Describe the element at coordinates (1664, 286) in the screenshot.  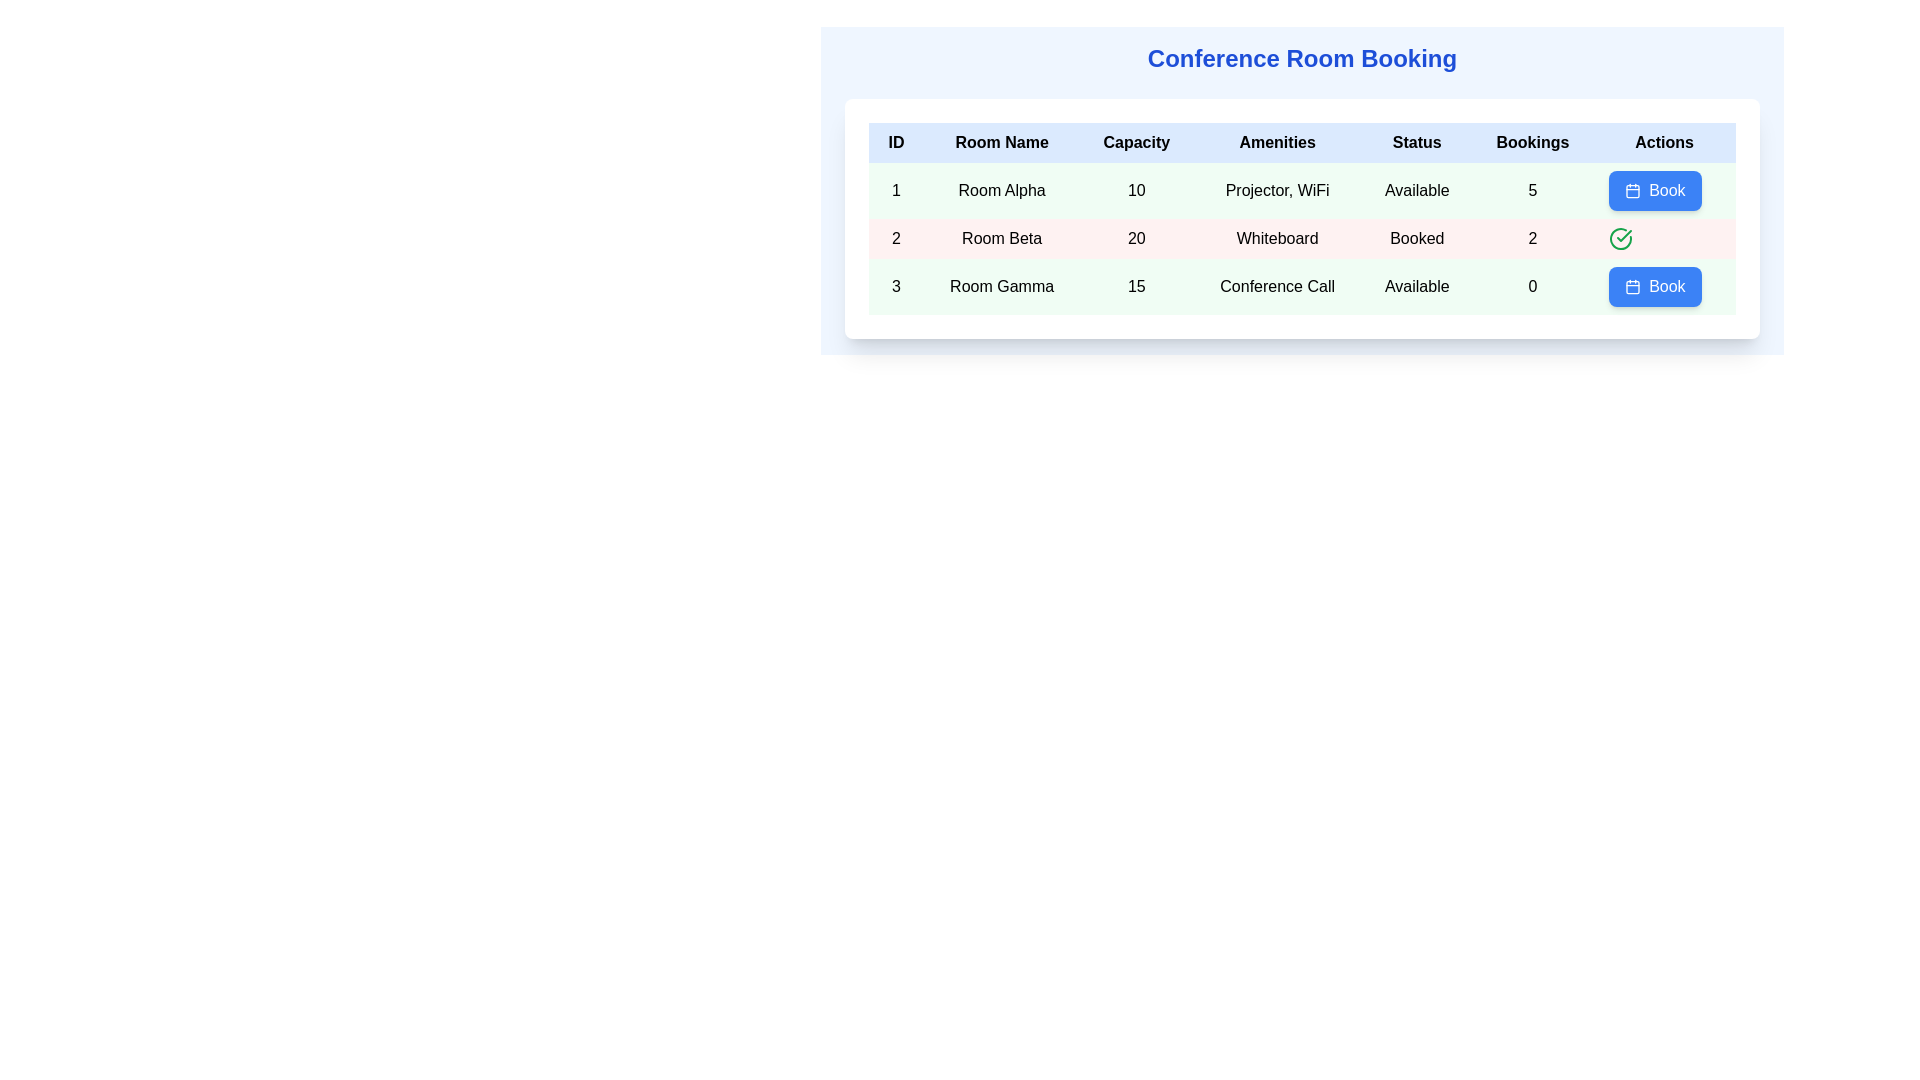
I see `the interactive button in the last cell of the last row under the 'Actions' column` at that location.